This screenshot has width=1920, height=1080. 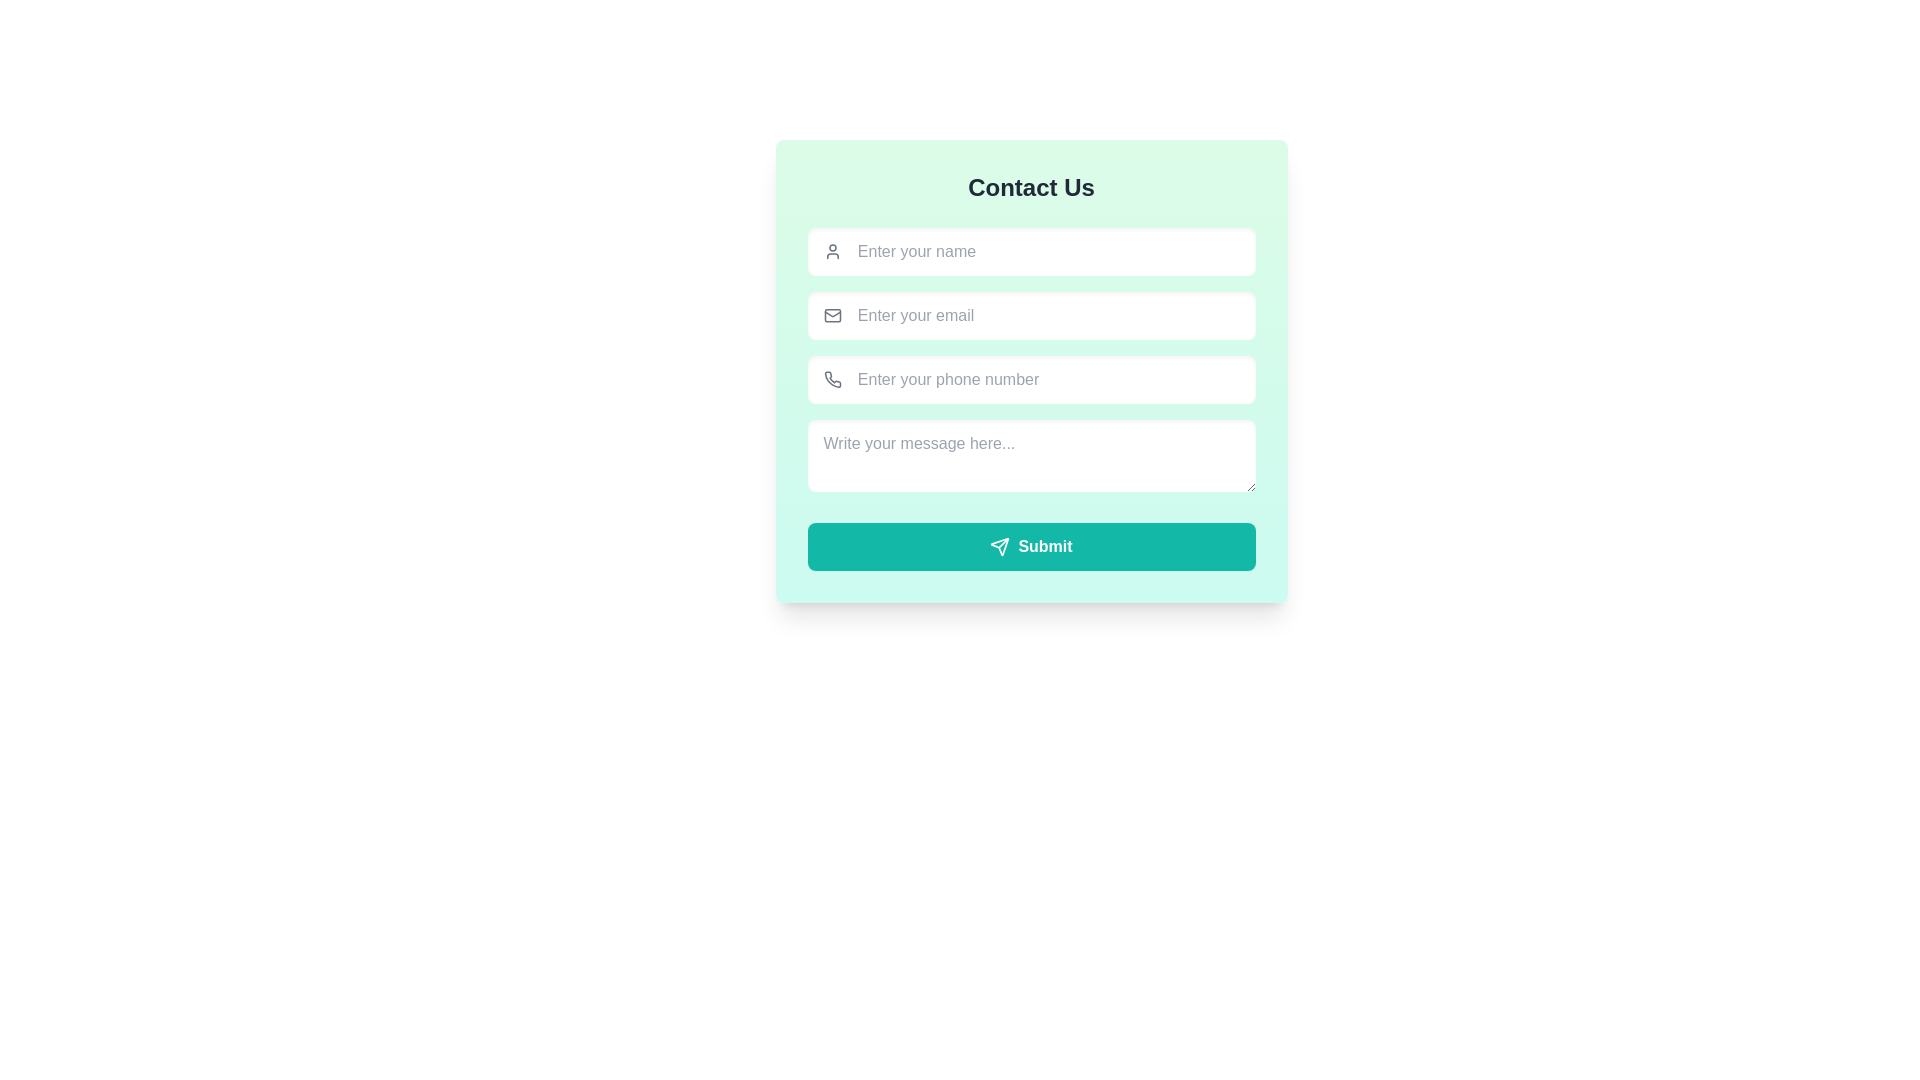 What do you see at coordinates (832, 379) in the screenshot?
I see `the phone icon located in the third input field labeled 'Enter your phone number', which is rendered in a line-art style and colored gray` at bounding box center [832, 379].